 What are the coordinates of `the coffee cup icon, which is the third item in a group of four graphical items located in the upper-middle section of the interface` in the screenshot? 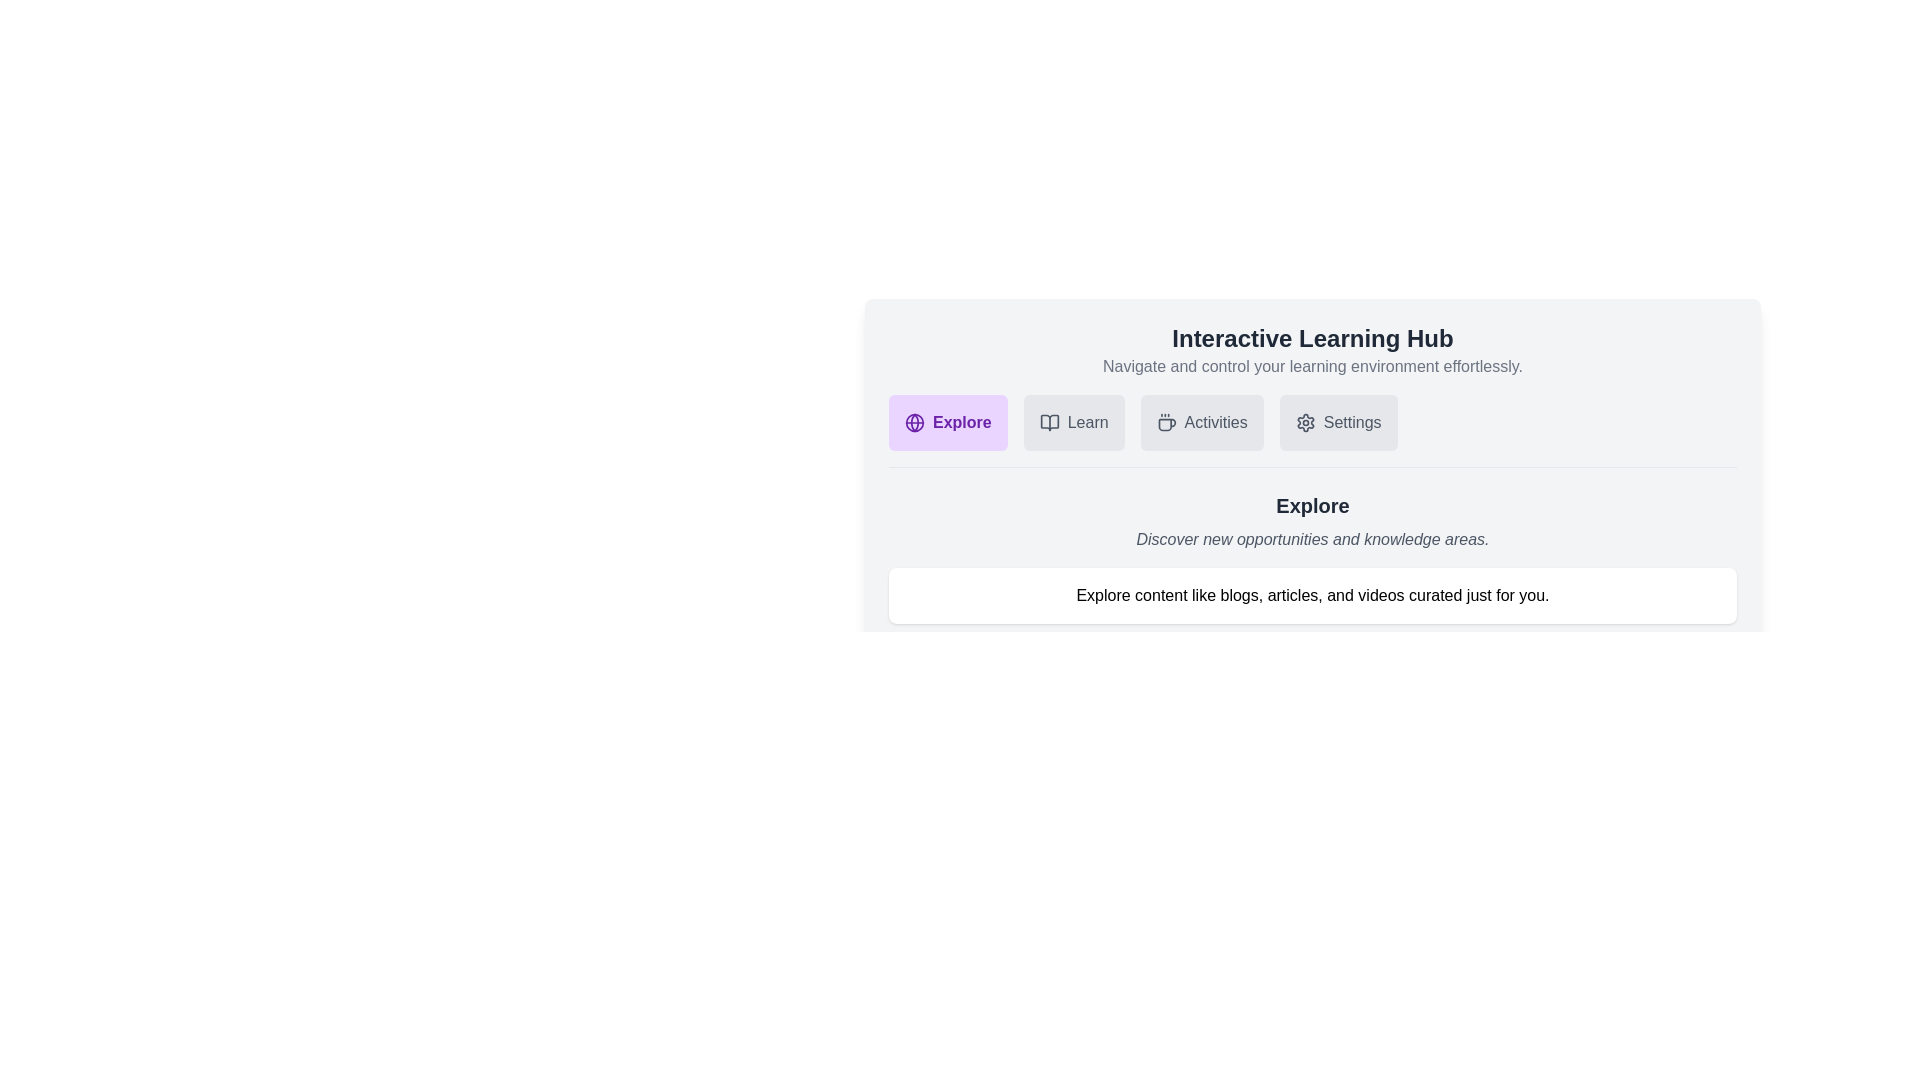 It's located at (1166, 424).